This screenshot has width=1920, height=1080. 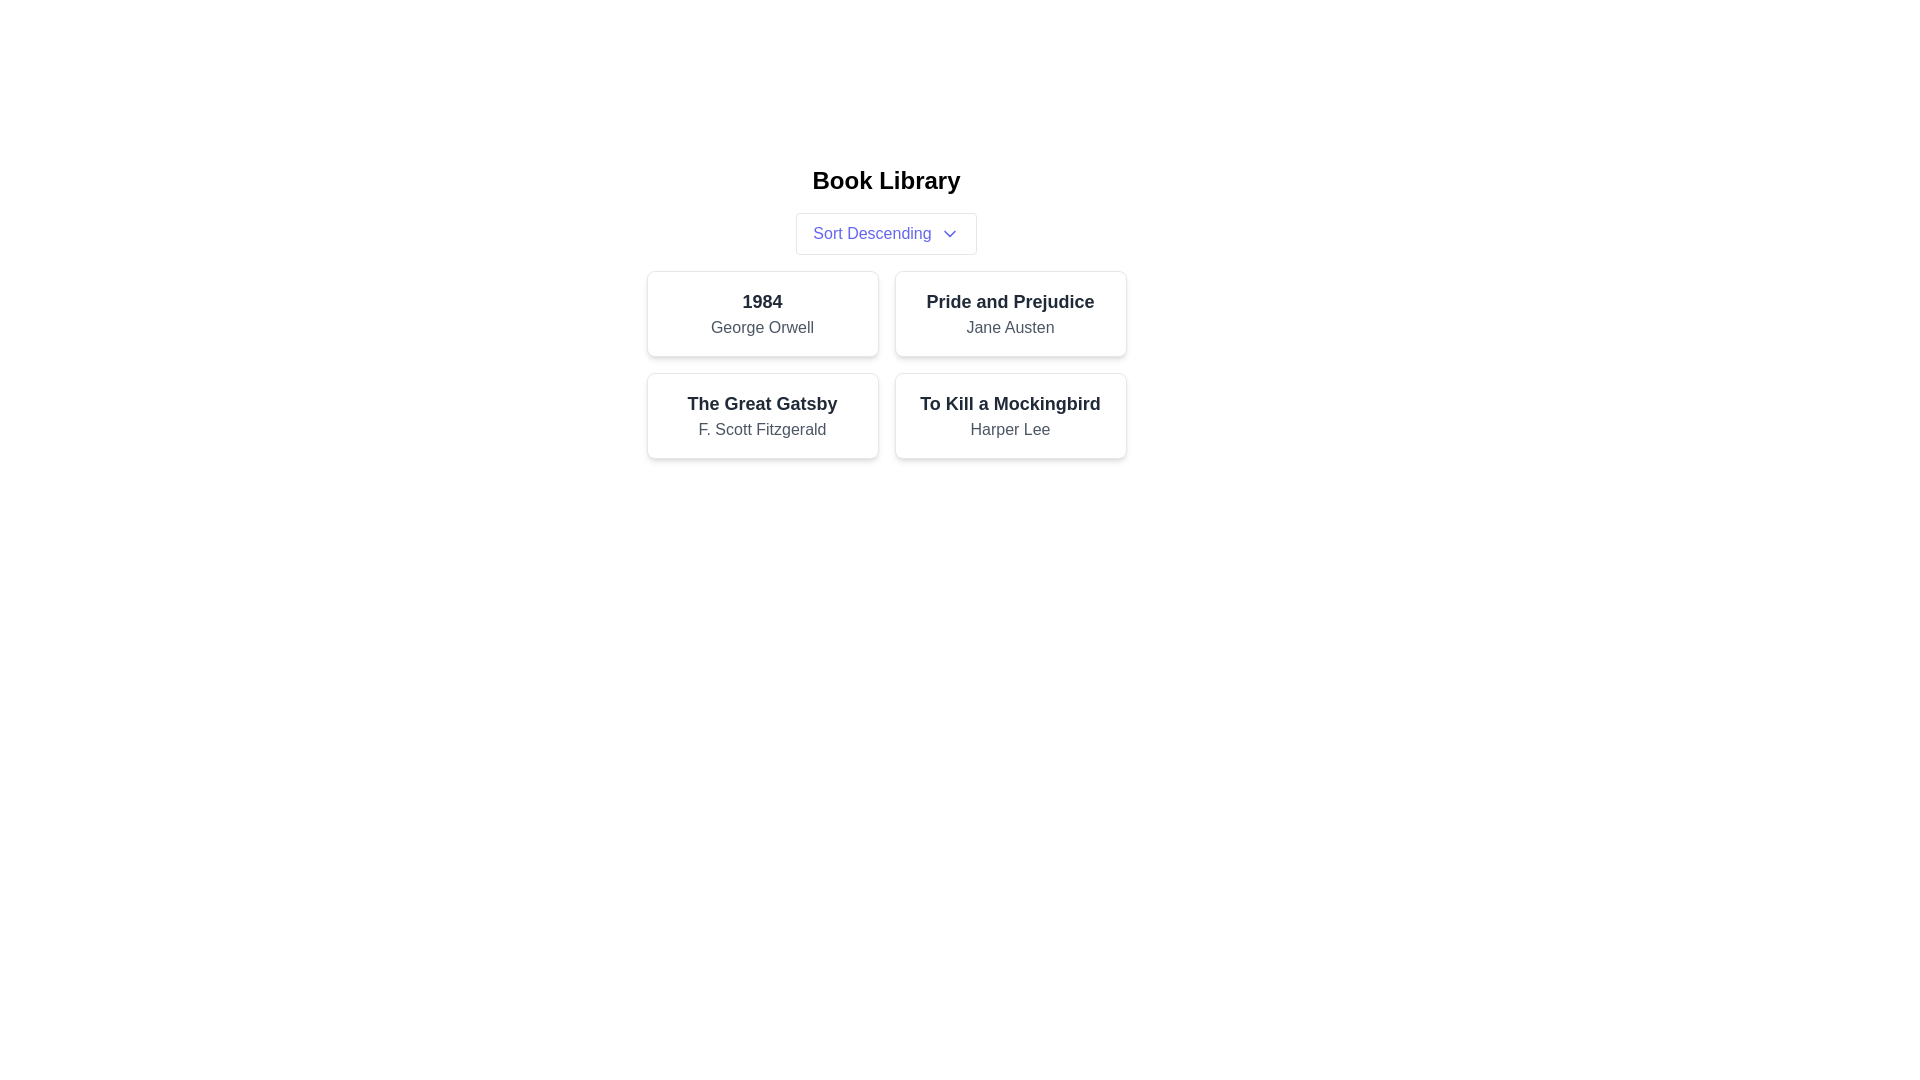 What do you see at coordinates (885, 233) in the screenshot?
I see `the button located beneath the title 'Book Library'` at bounding box center [885, 233].